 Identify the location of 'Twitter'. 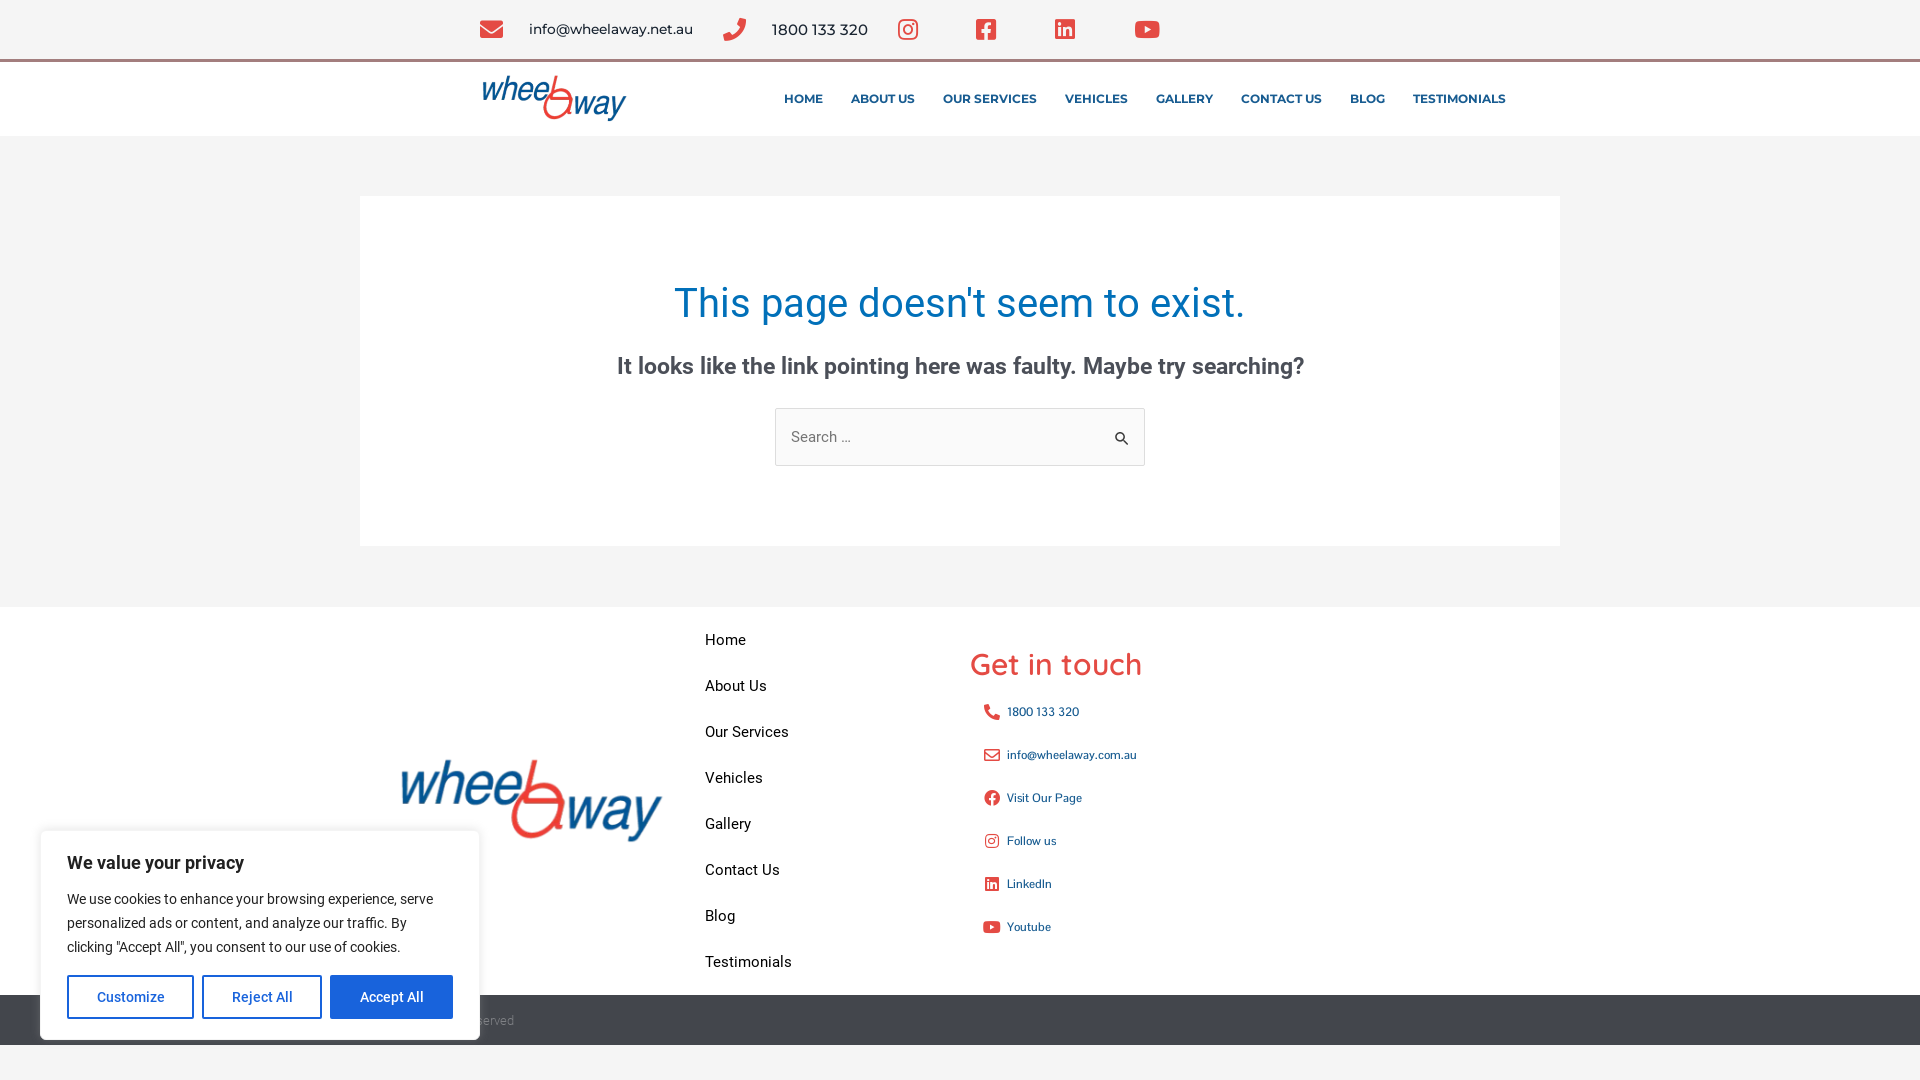
(1421, 24).